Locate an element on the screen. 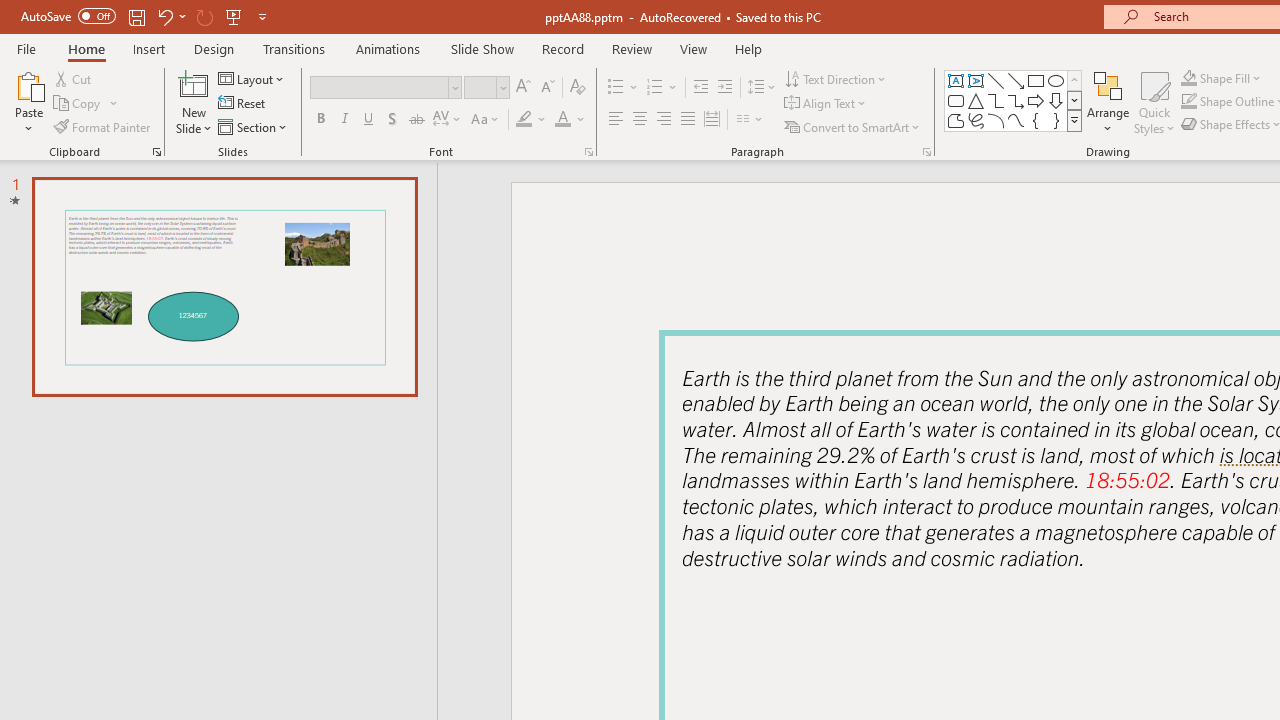  'Cut' is located at coordinates (74, 78).